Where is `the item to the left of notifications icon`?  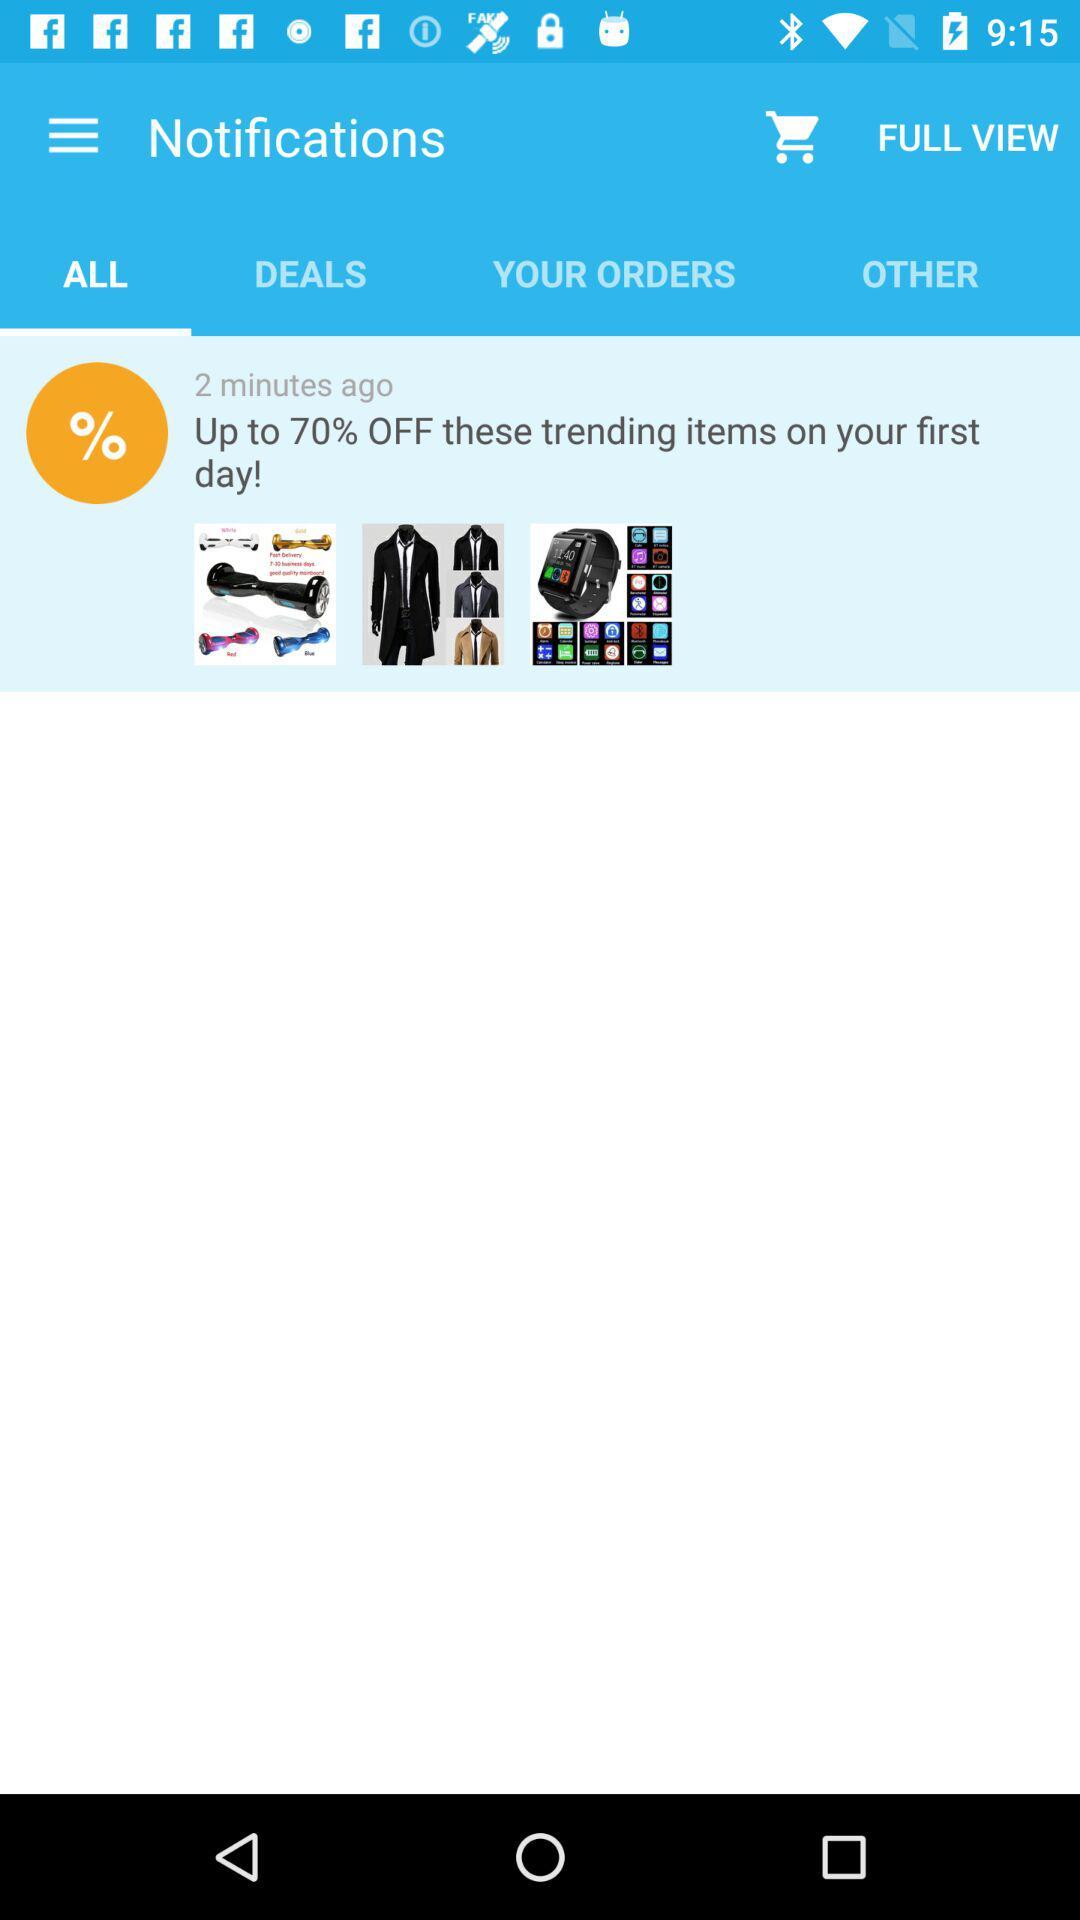 the item to the left of notifications icon is located at coordinates (72, 135).